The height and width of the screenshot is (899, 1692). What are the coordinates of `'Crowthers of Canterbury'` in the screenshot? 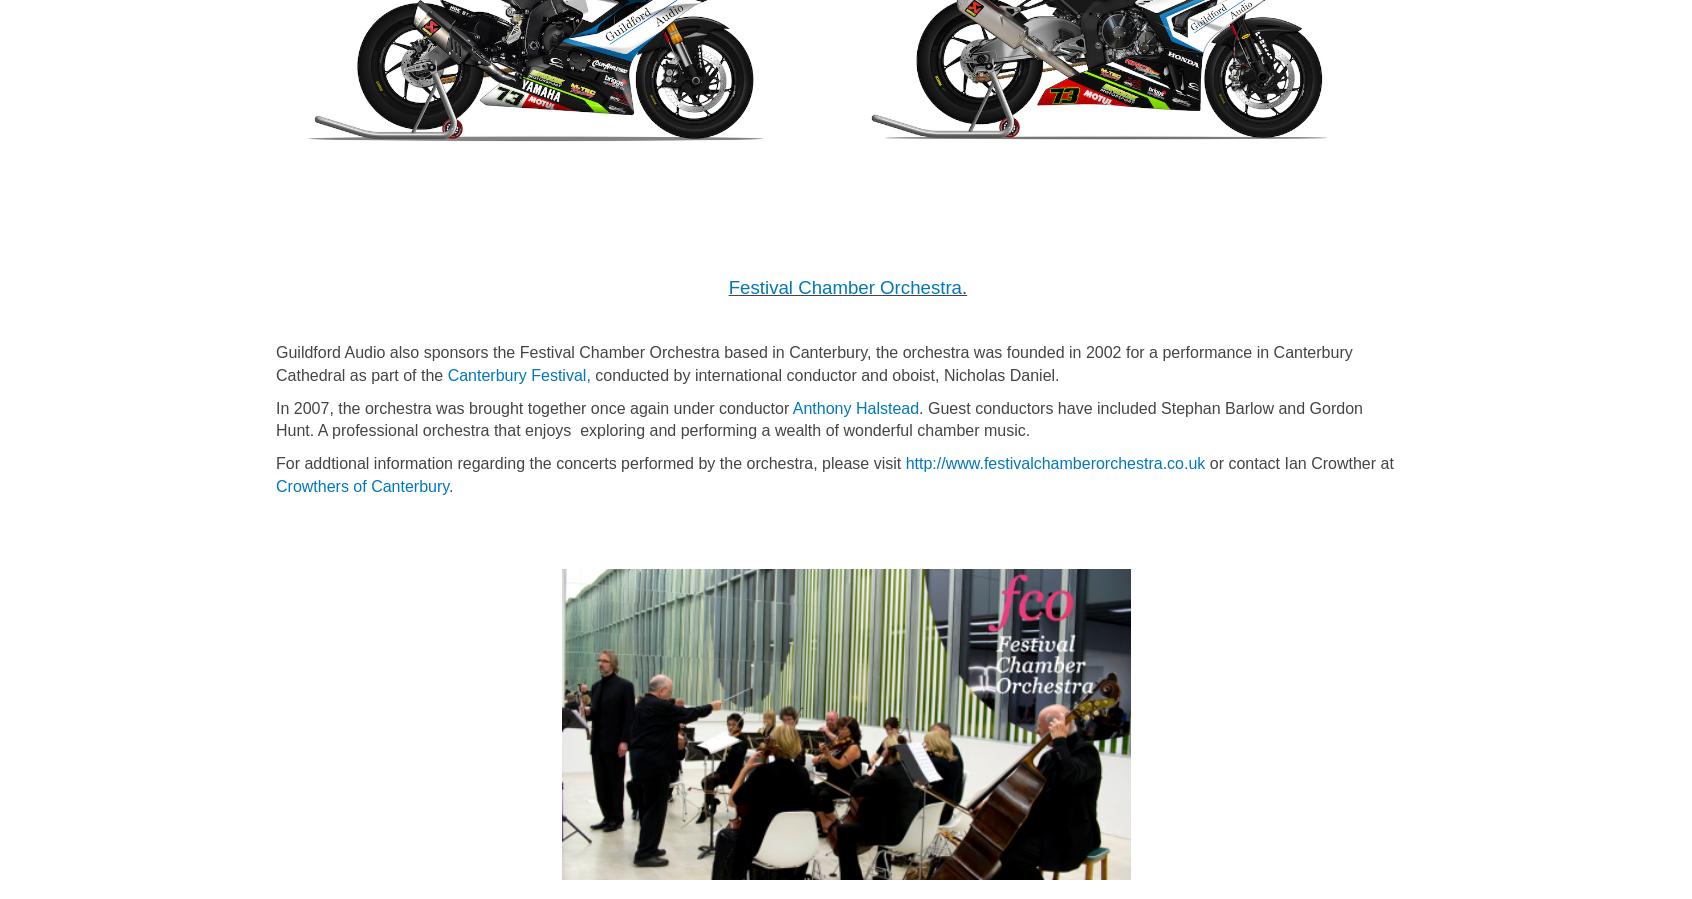 It's located at (362, 486).